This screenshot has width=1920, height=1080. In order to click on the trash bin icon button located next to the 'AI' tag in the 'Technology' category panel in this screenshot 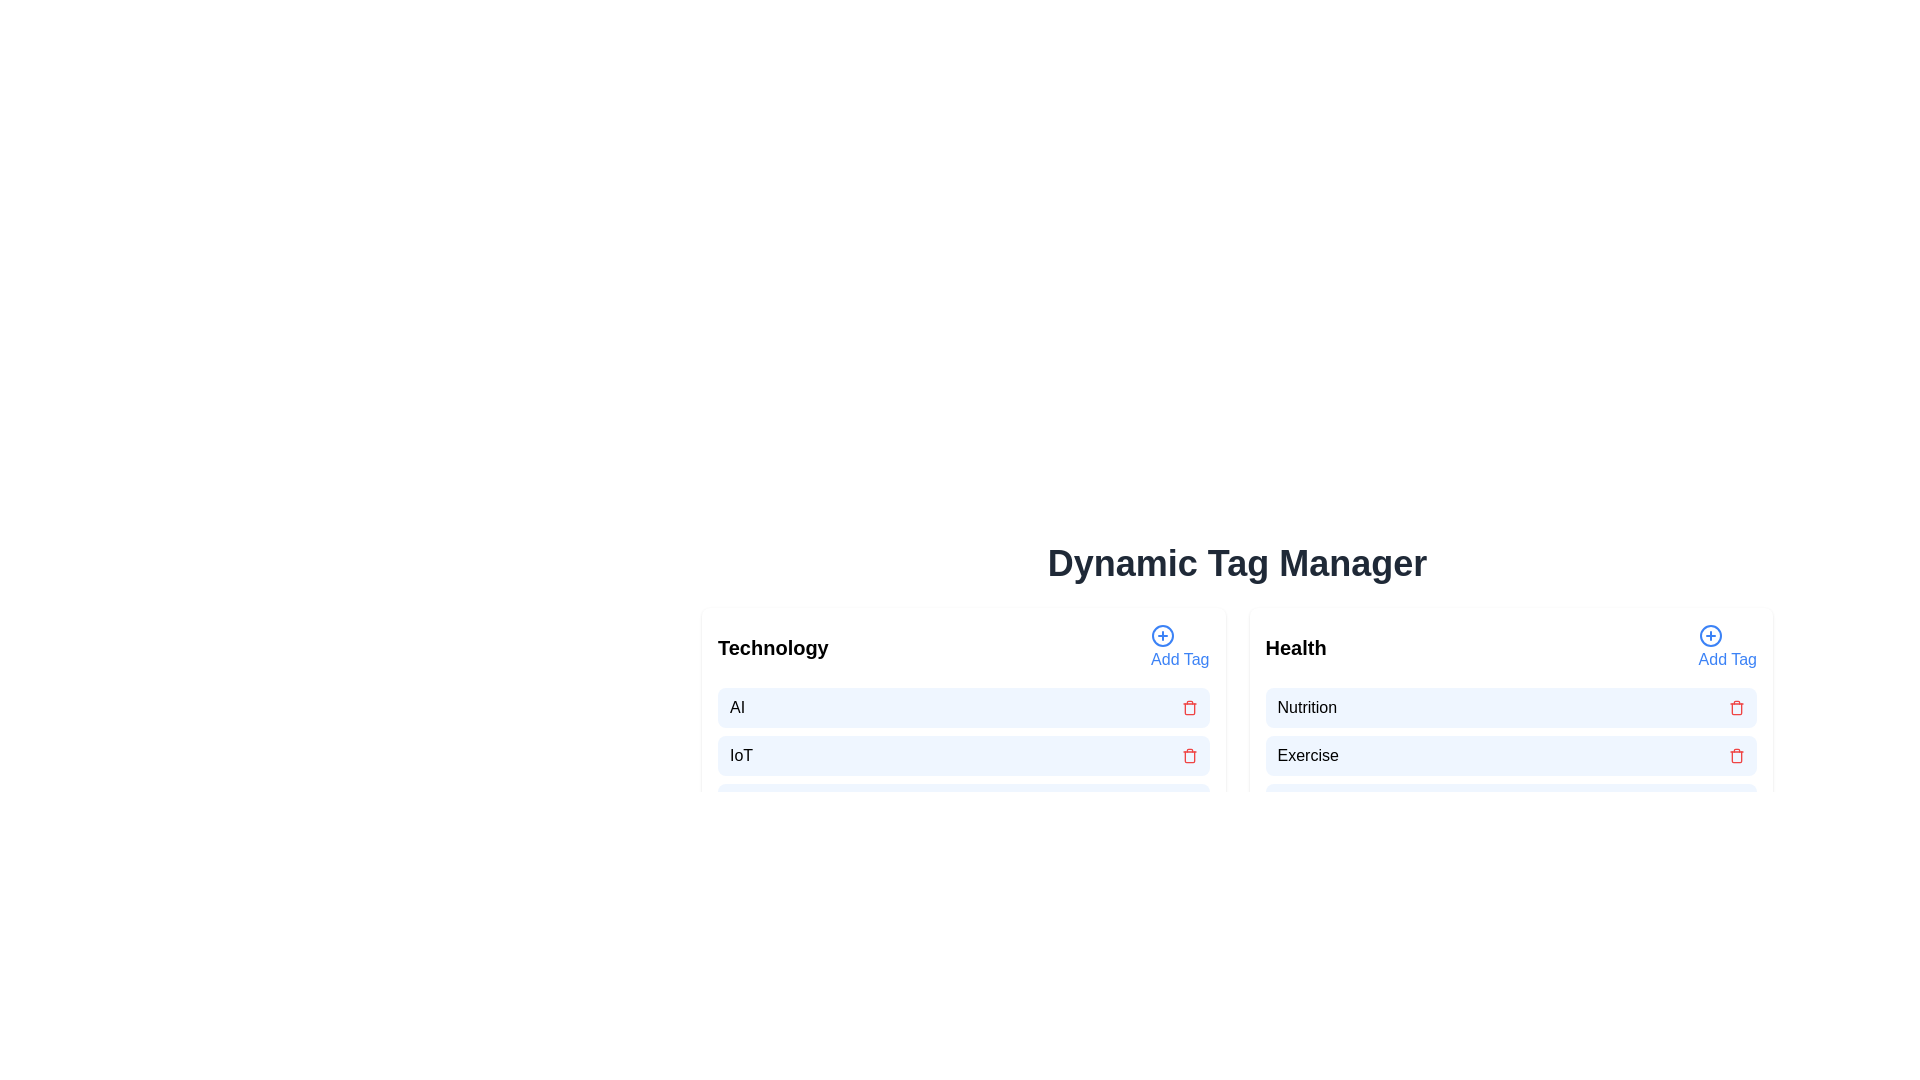, I will do `click(1189, 707)`.